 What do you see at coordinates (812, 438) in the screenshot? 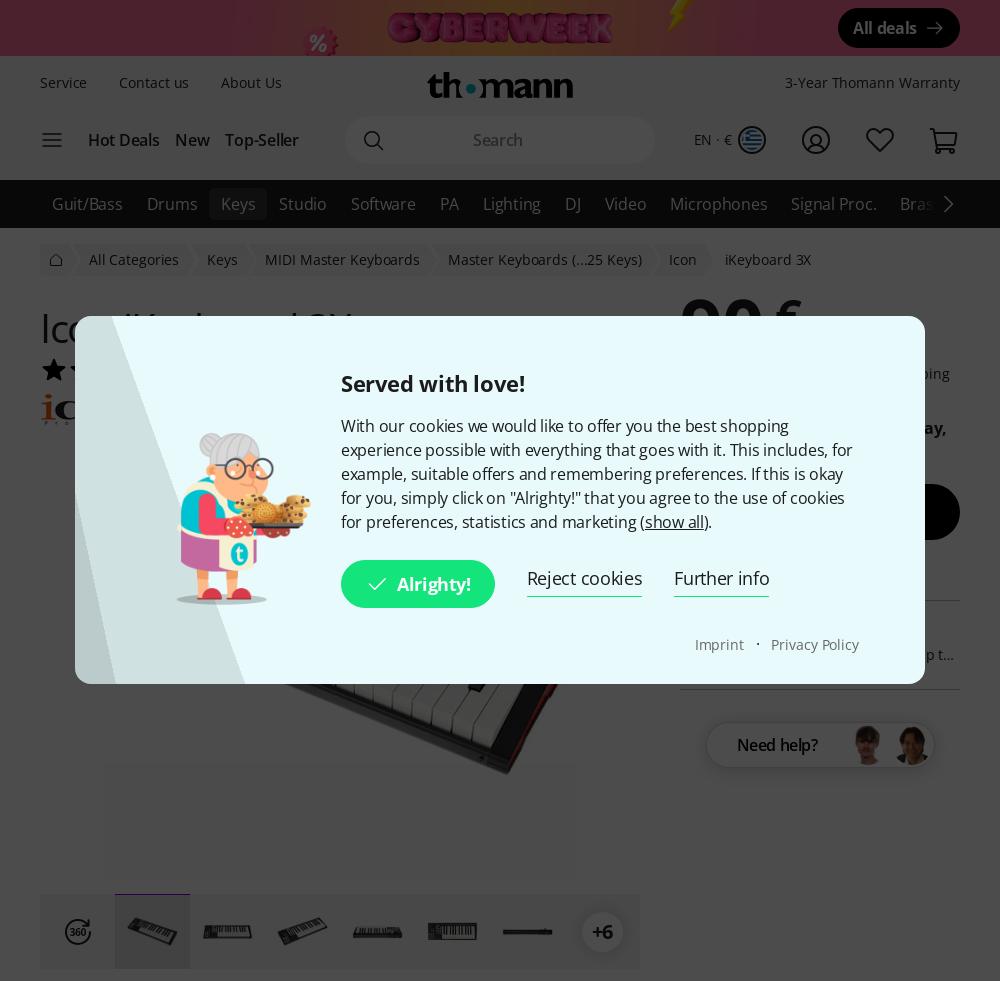
I see `'Thursday, 30.11.'` at bounding box center [812, 438].